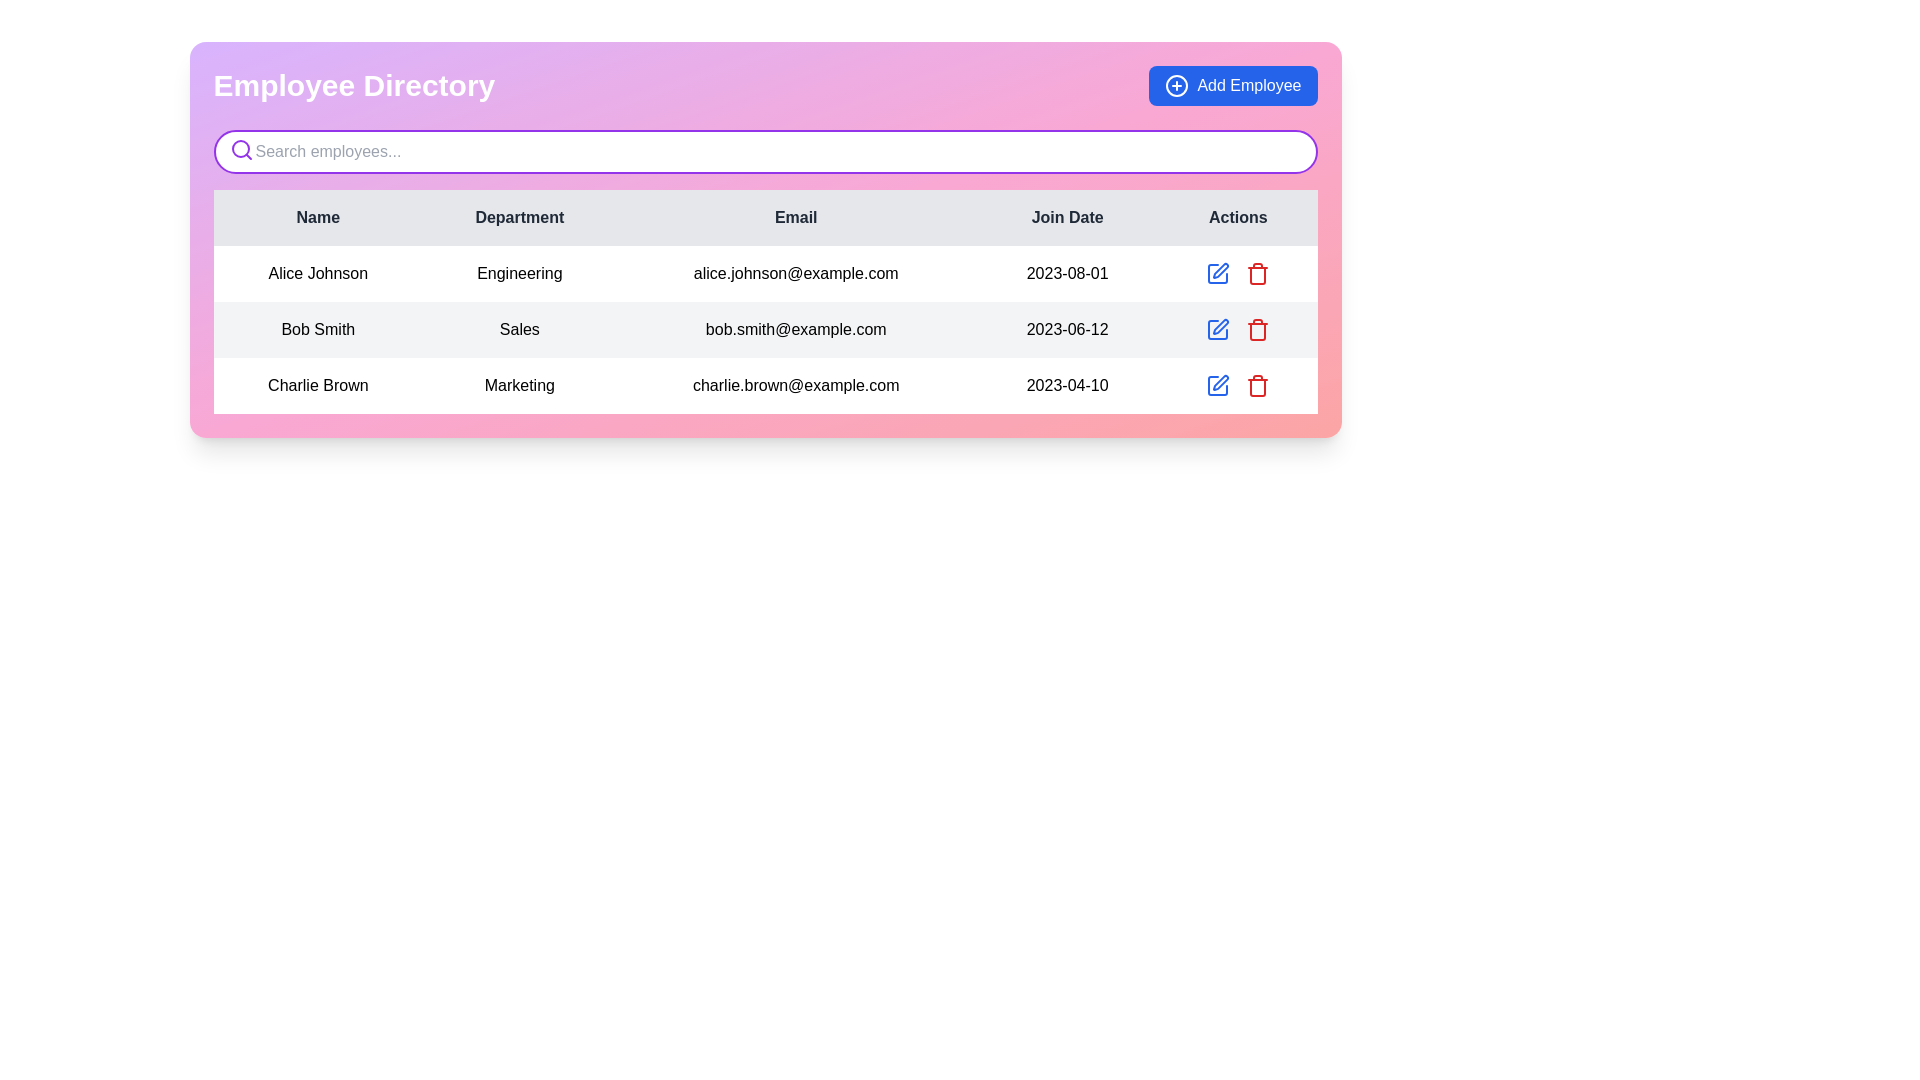 Image resolution: width=1920 pixels, height=1080 pixels. Describe the element at coordinates (354, 84) in the screenshot. I see `the static text label at the top-left corner of the interface, which serves as the title of the page` at that location.